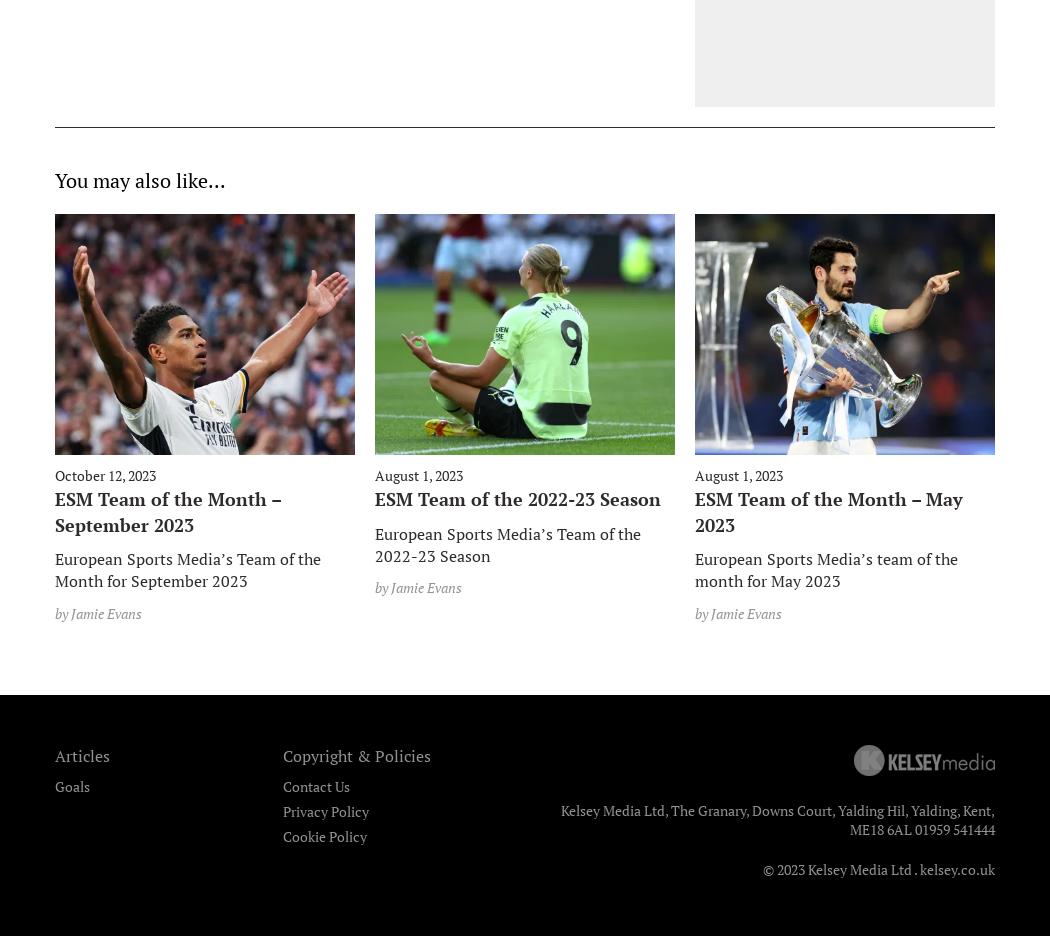 The height and width of the screenshot is (936, 1050). Describe the element at coordinates (956, 867) in the screenshot. I see `'kelsey.co.uk'` at that location.